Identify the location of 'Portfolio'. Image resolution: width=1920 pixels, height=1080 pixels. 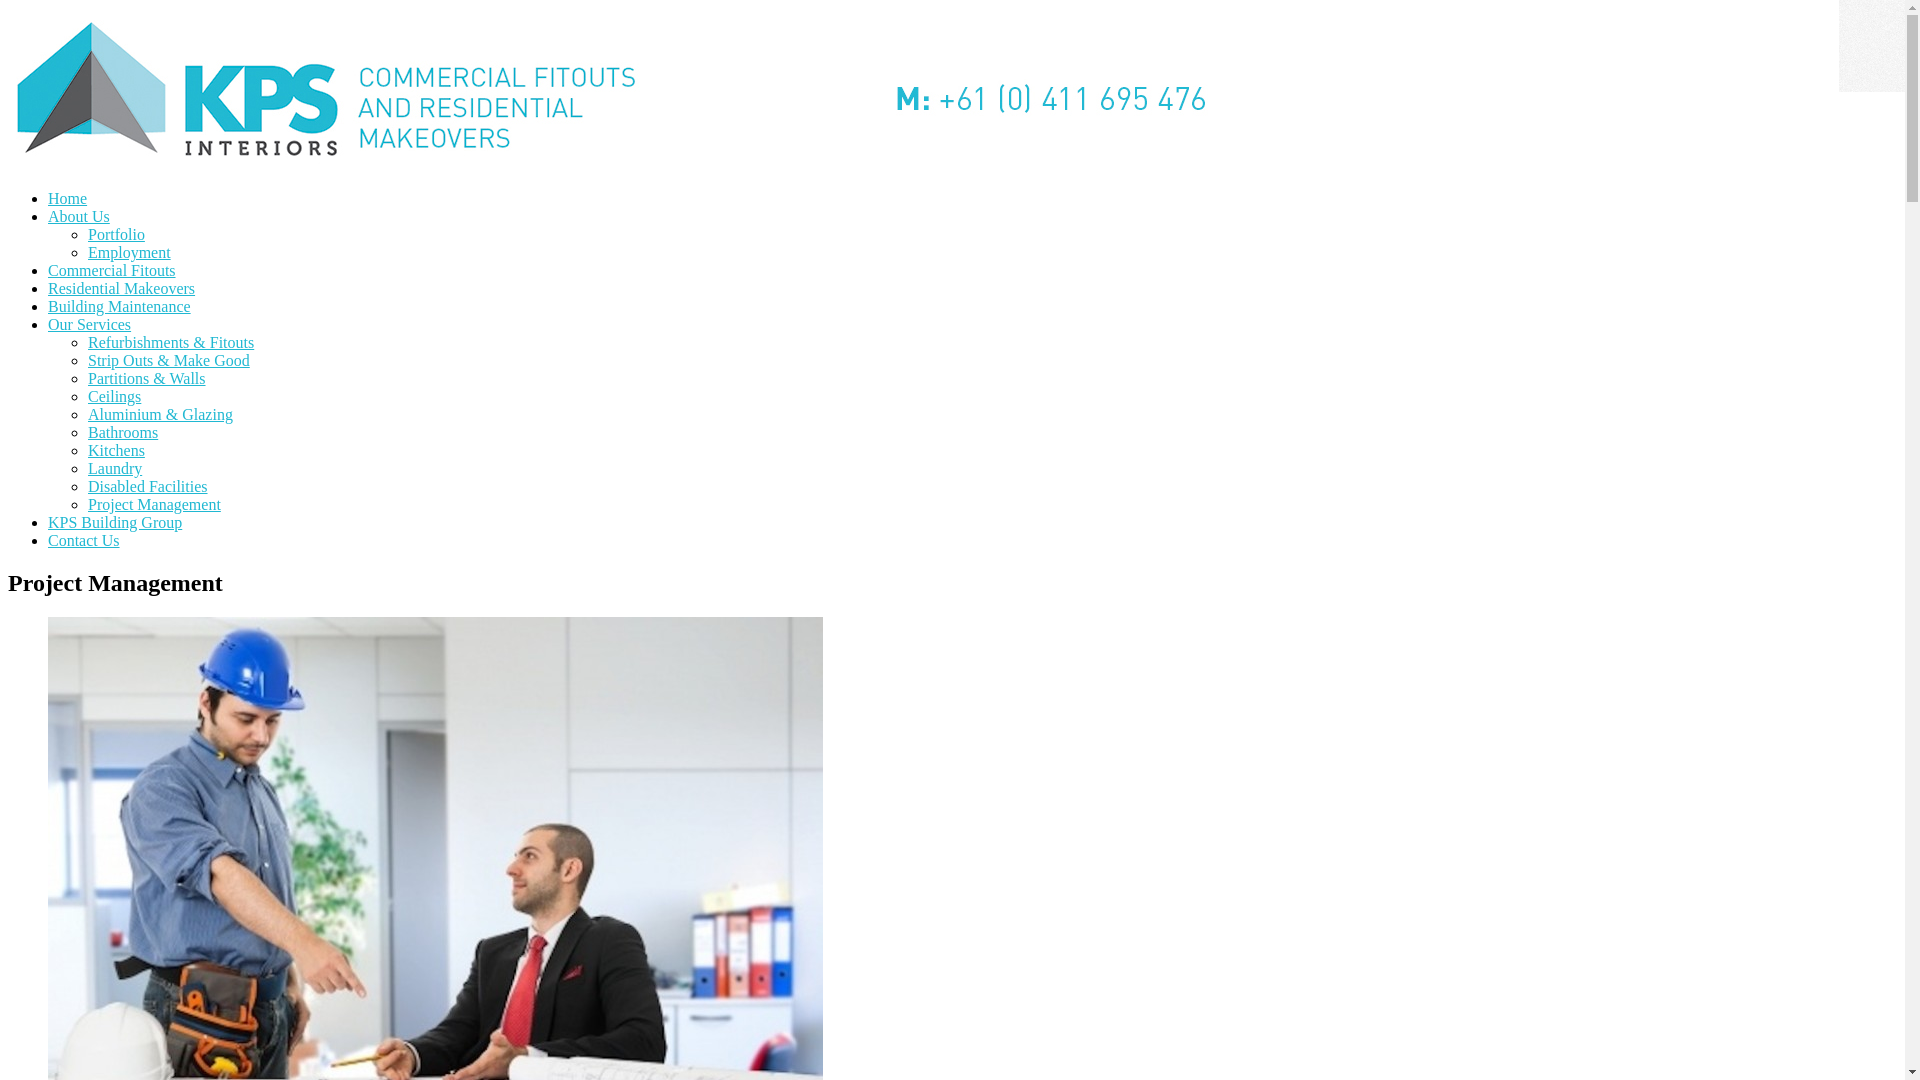
(115, 233).